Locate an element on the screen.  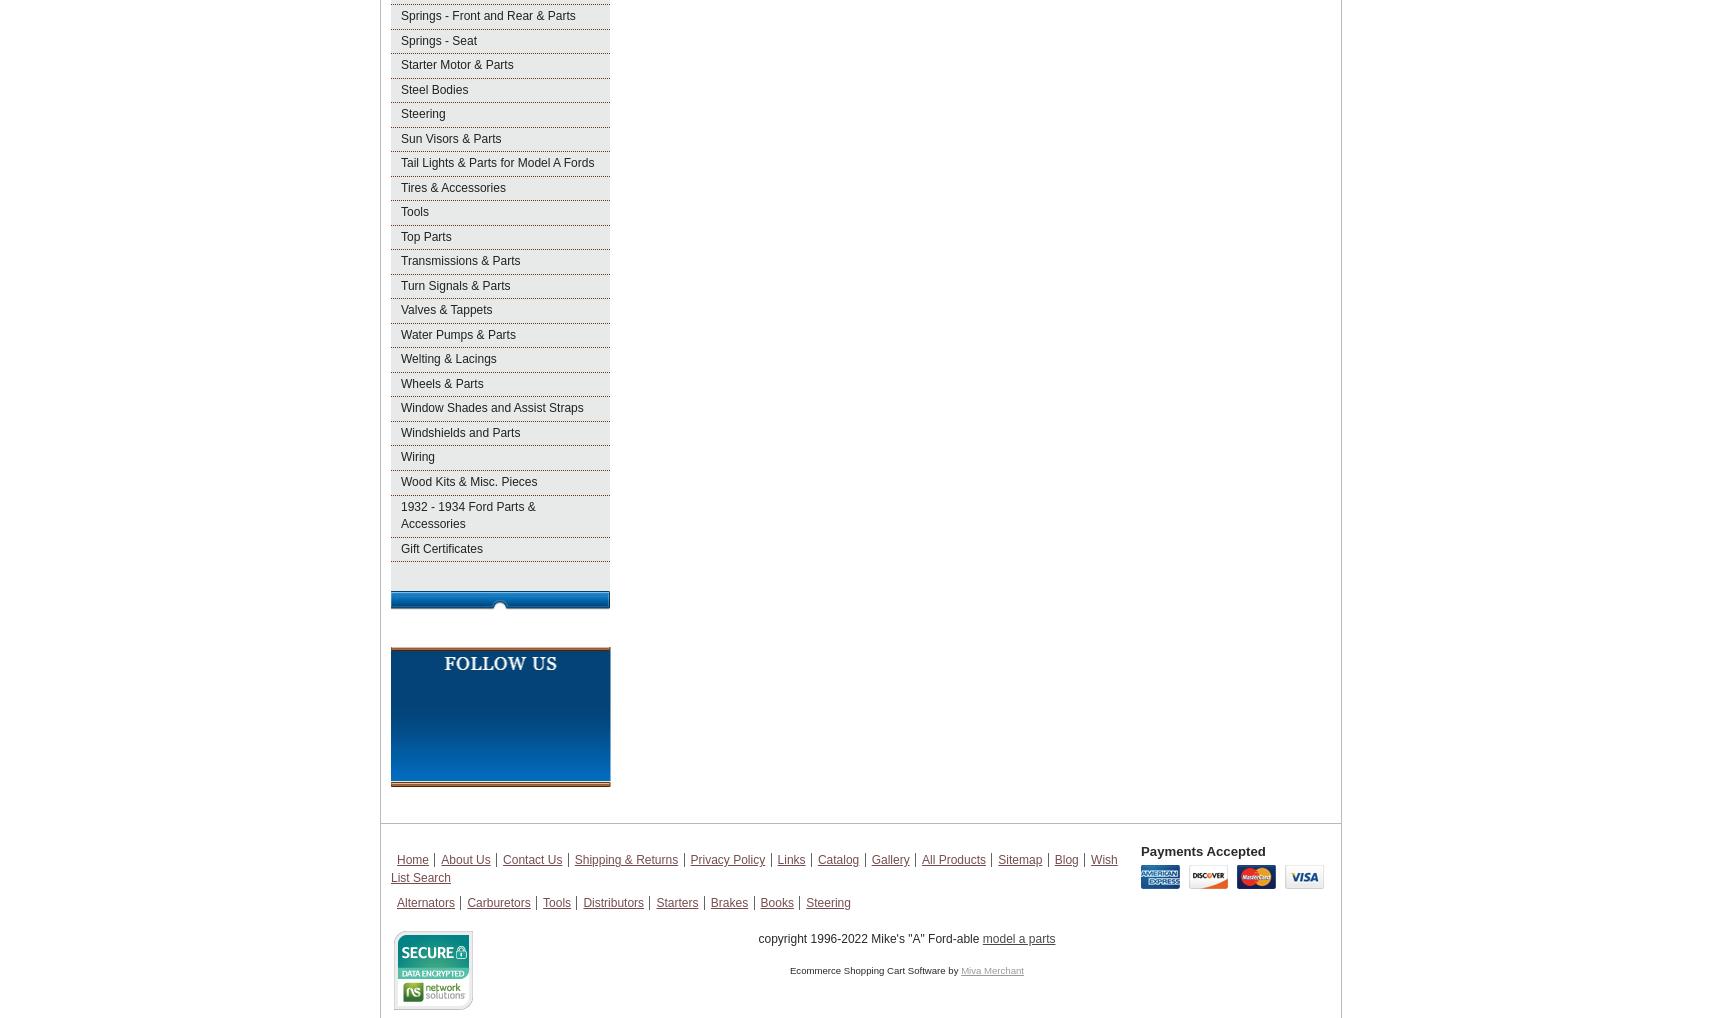
'Welting & Lacings' is located at coordinates (401, 359).